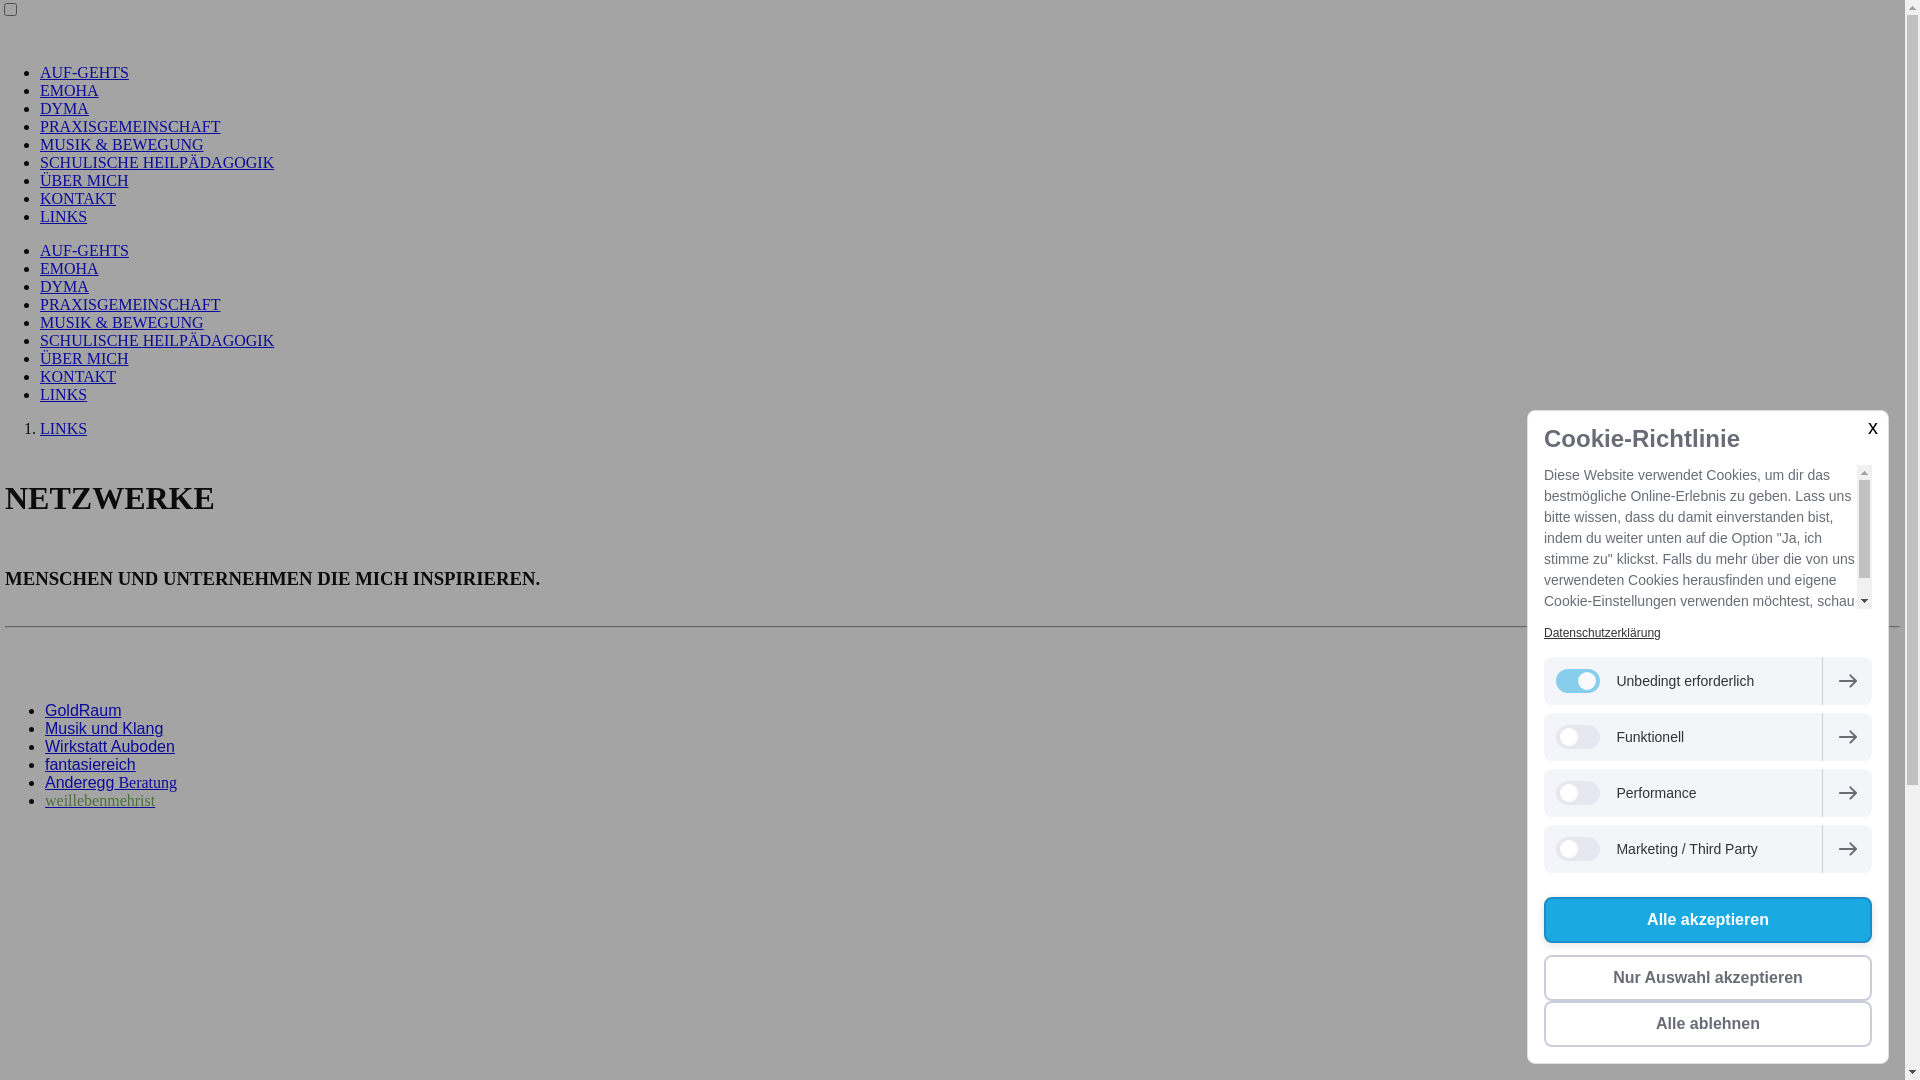  Describe the element at coordinates (89, 764) in the screenshot. I see `'fantasiereich'` at that location.